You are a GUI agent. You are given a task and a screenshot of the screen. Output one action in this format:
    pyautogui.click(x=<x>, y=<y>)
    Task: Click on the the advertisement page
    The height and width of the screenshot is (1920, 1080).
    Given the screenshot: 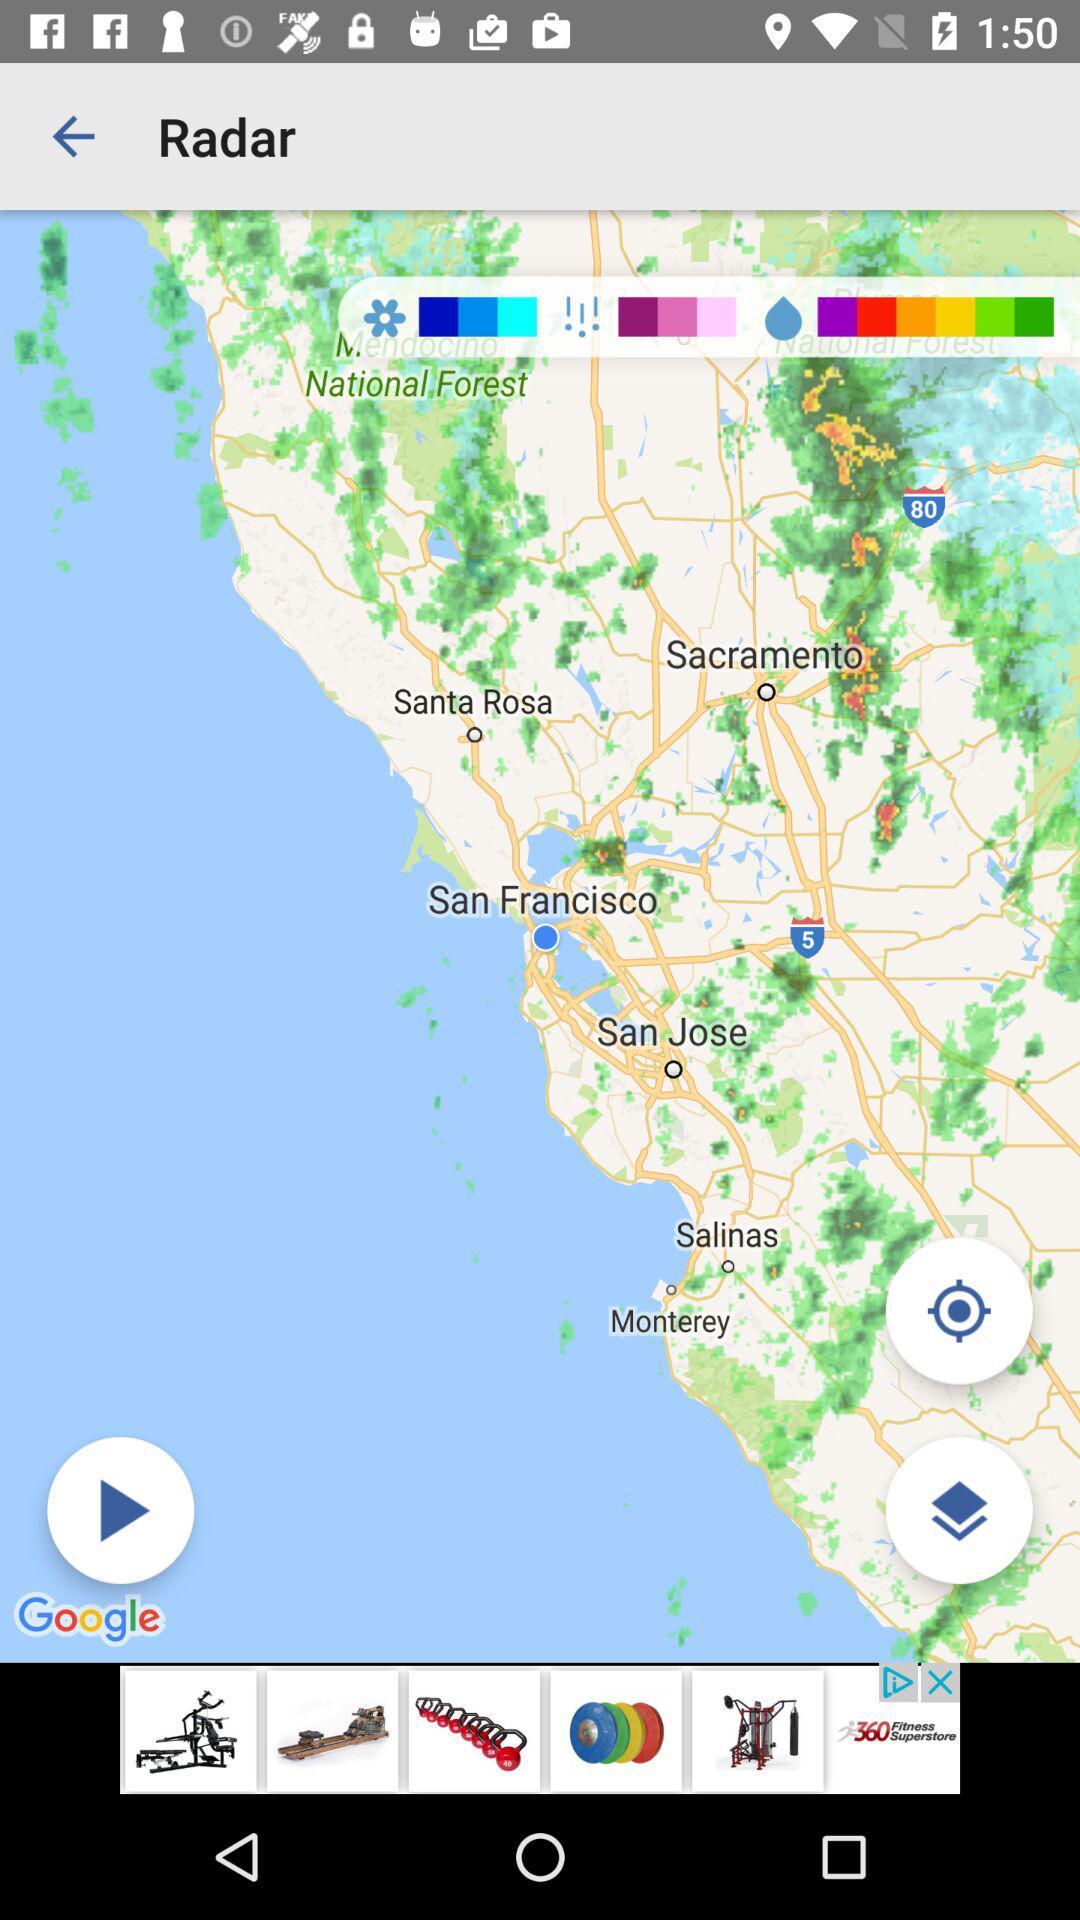 What is the action you would take?
    pyautogui.click(x=540, y=1727)
    